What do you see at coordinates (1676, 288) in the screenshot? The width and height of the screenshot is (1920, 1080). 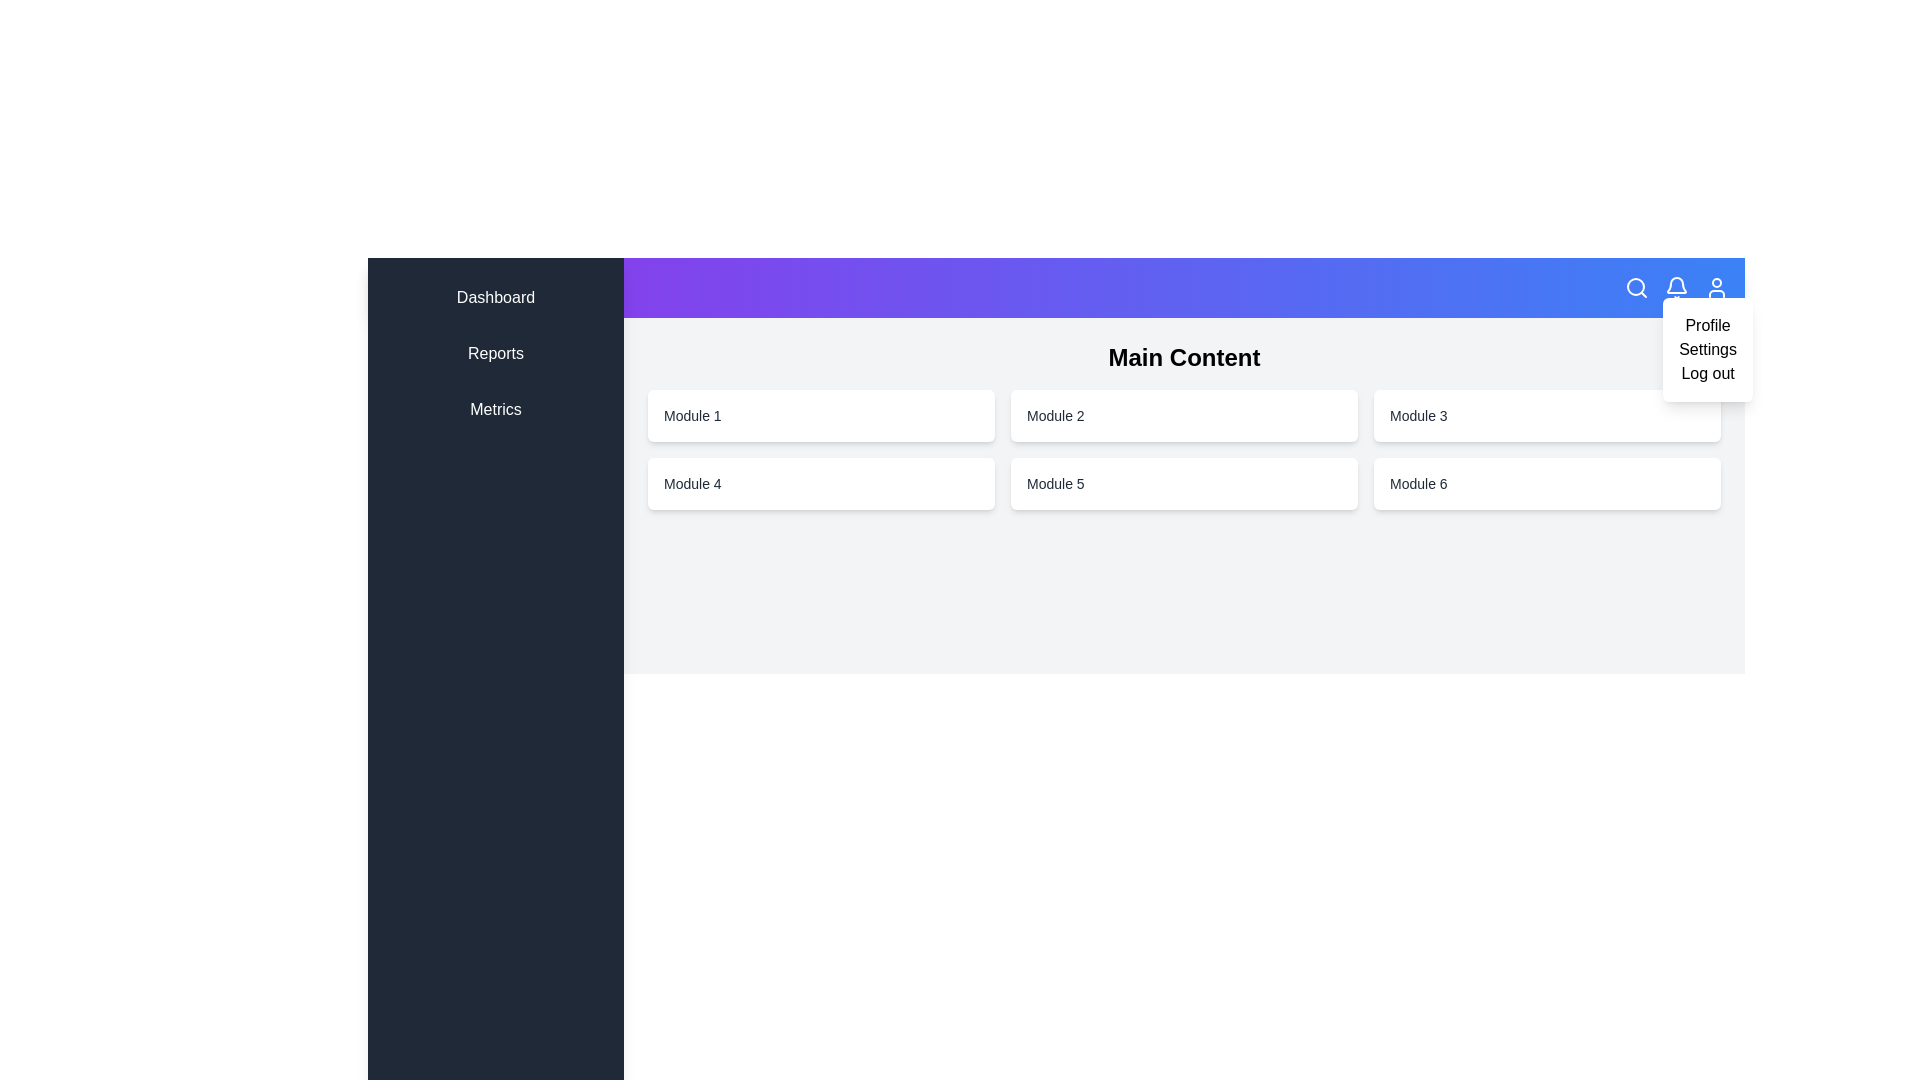 I see `the modern minimalistic bell-shaped icon located in the top-right corner of the interface, adjacent to the search icon and profile icon` at bounding box center [1676, 288].